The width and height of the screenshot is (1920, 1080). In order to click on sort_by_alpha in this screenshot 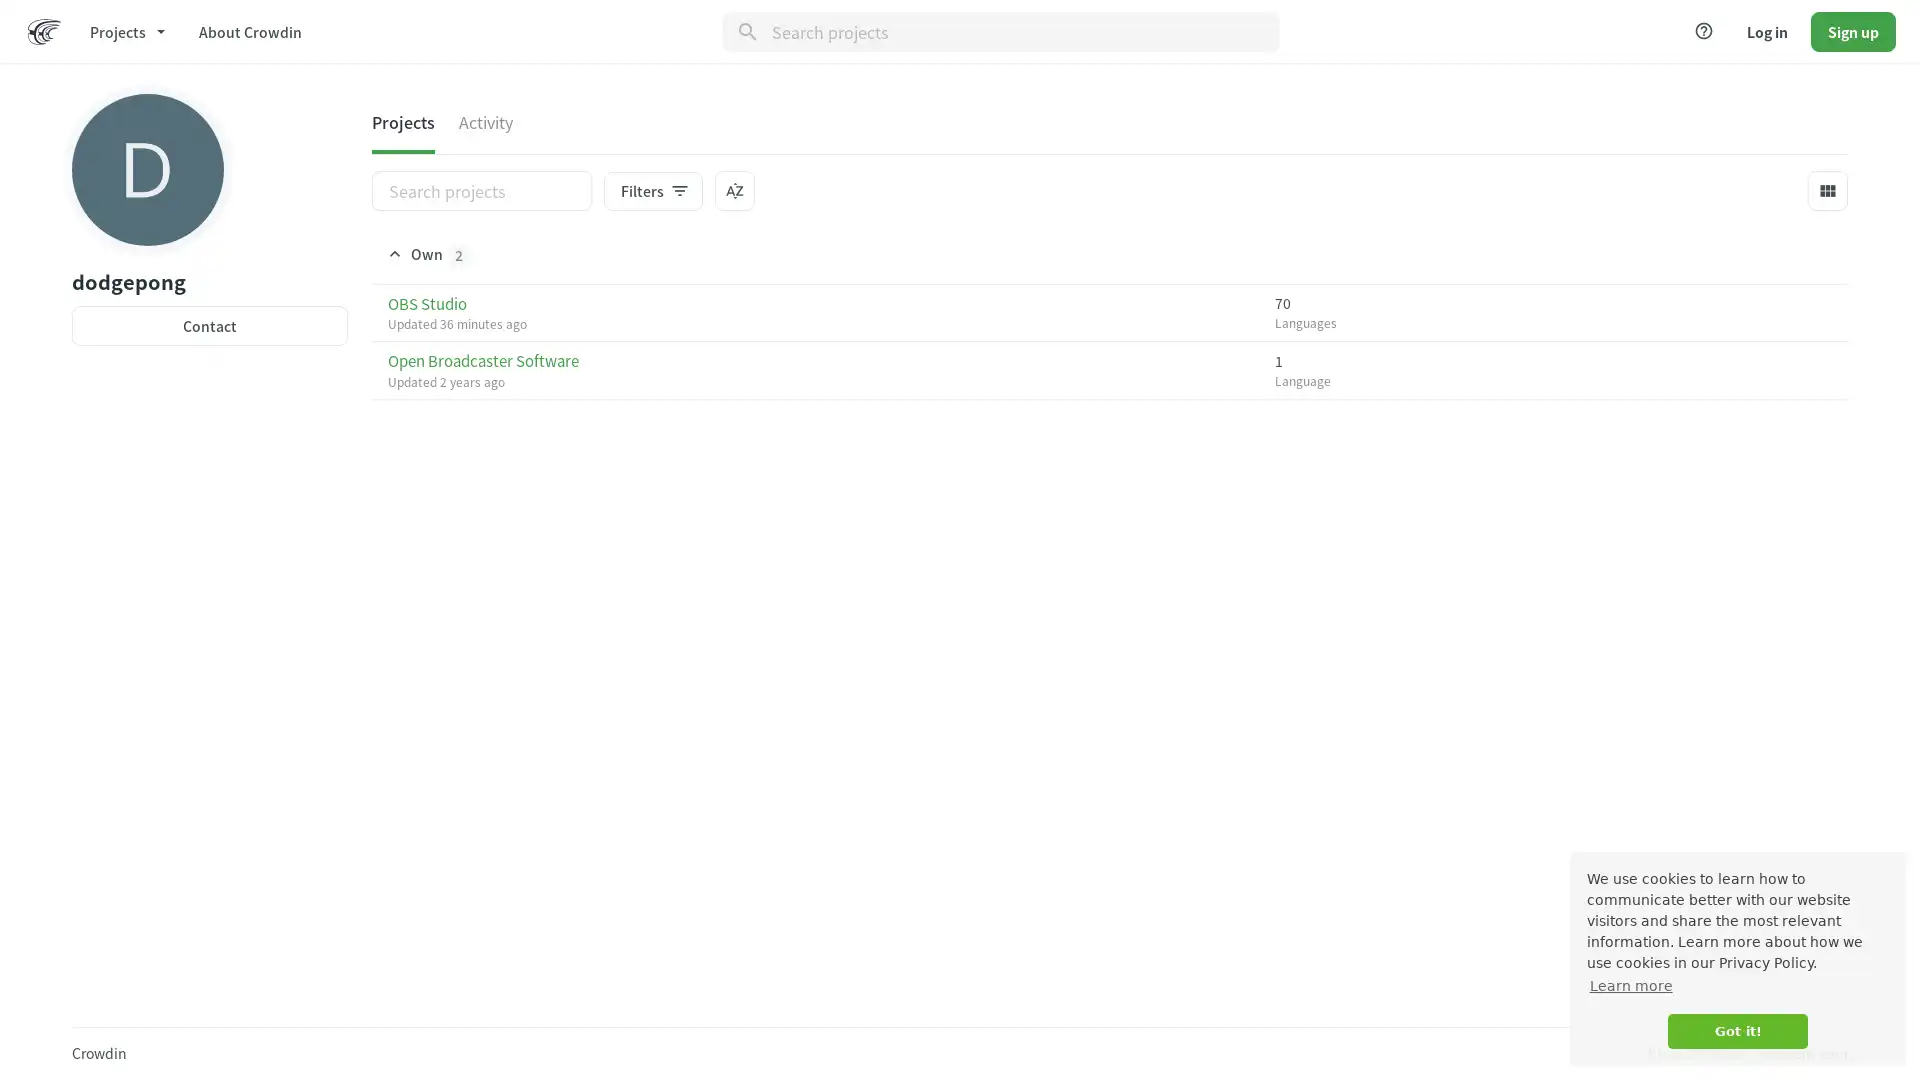, I will do `click(733, 191)`.